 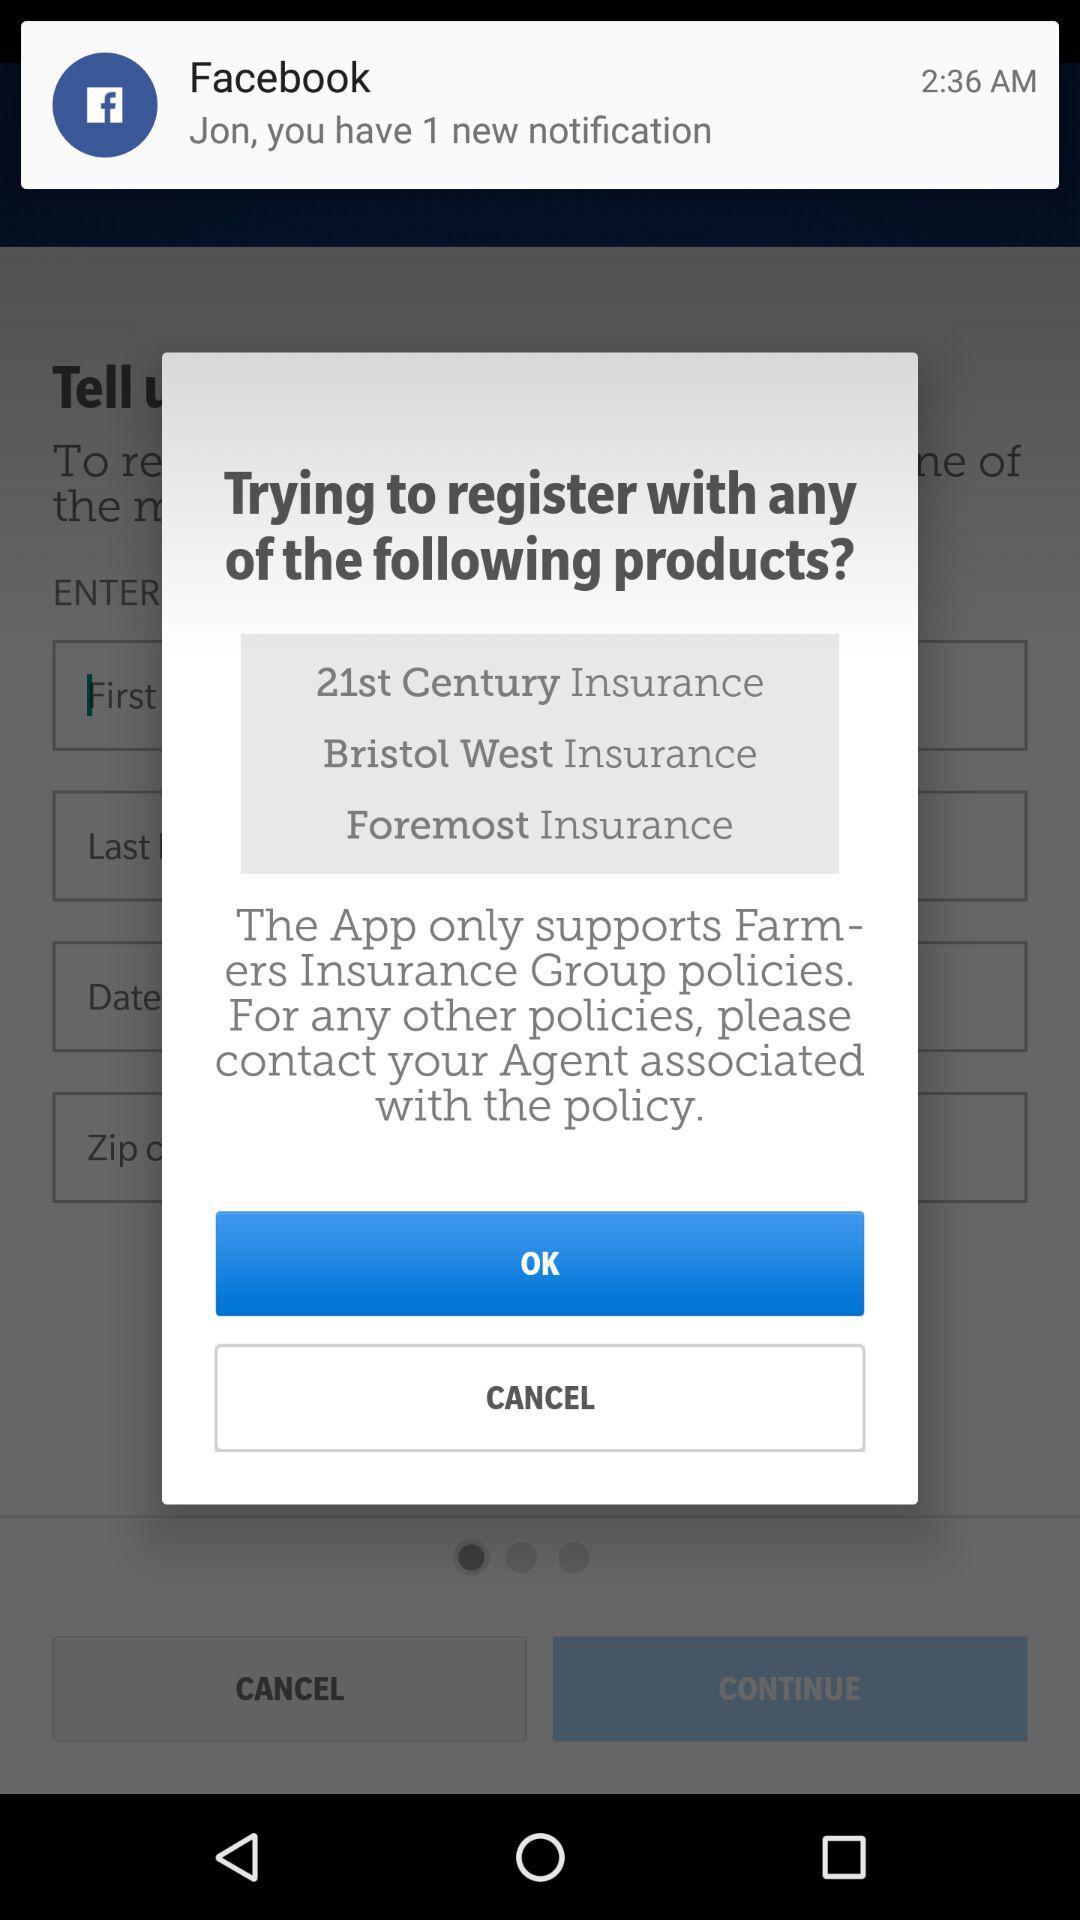 I want to click on the ok item, so click(x=540, y=1262).